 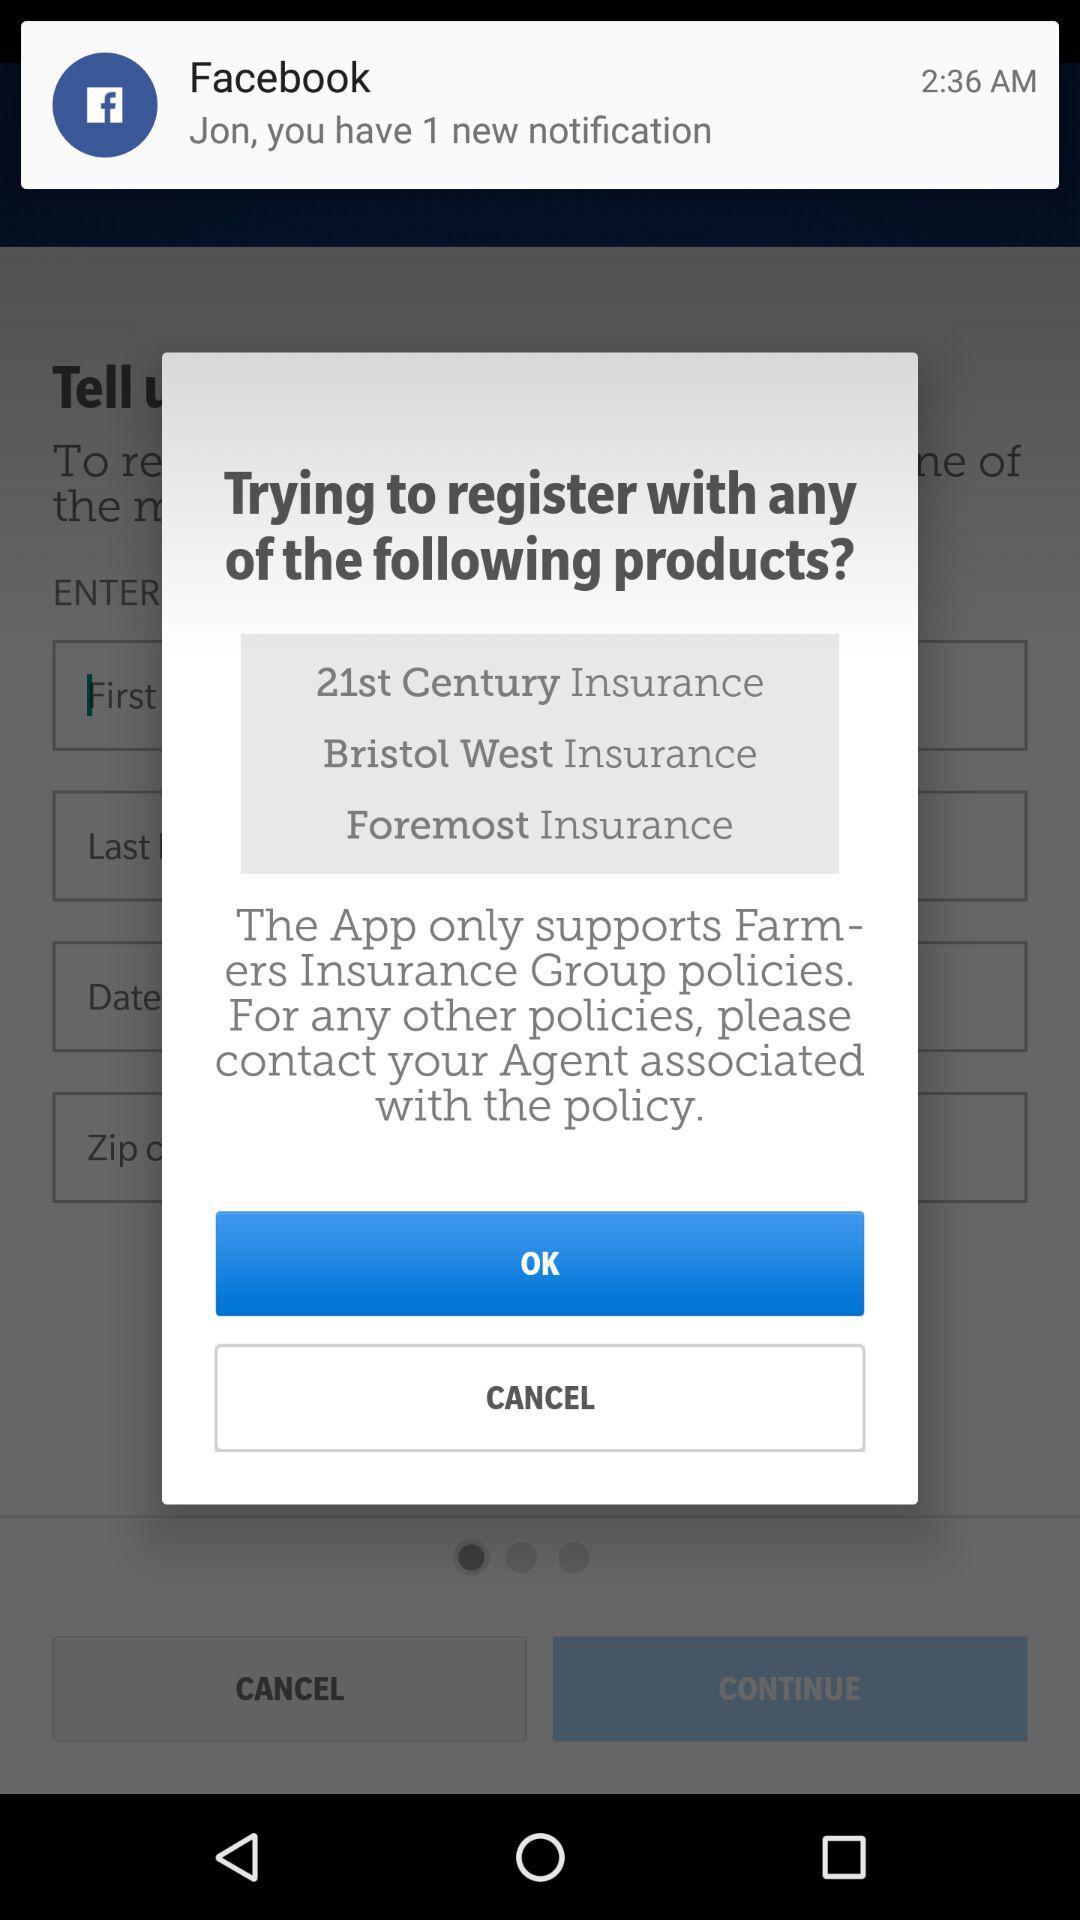 I want to click on the ok item, so click(x=540, y=1262).